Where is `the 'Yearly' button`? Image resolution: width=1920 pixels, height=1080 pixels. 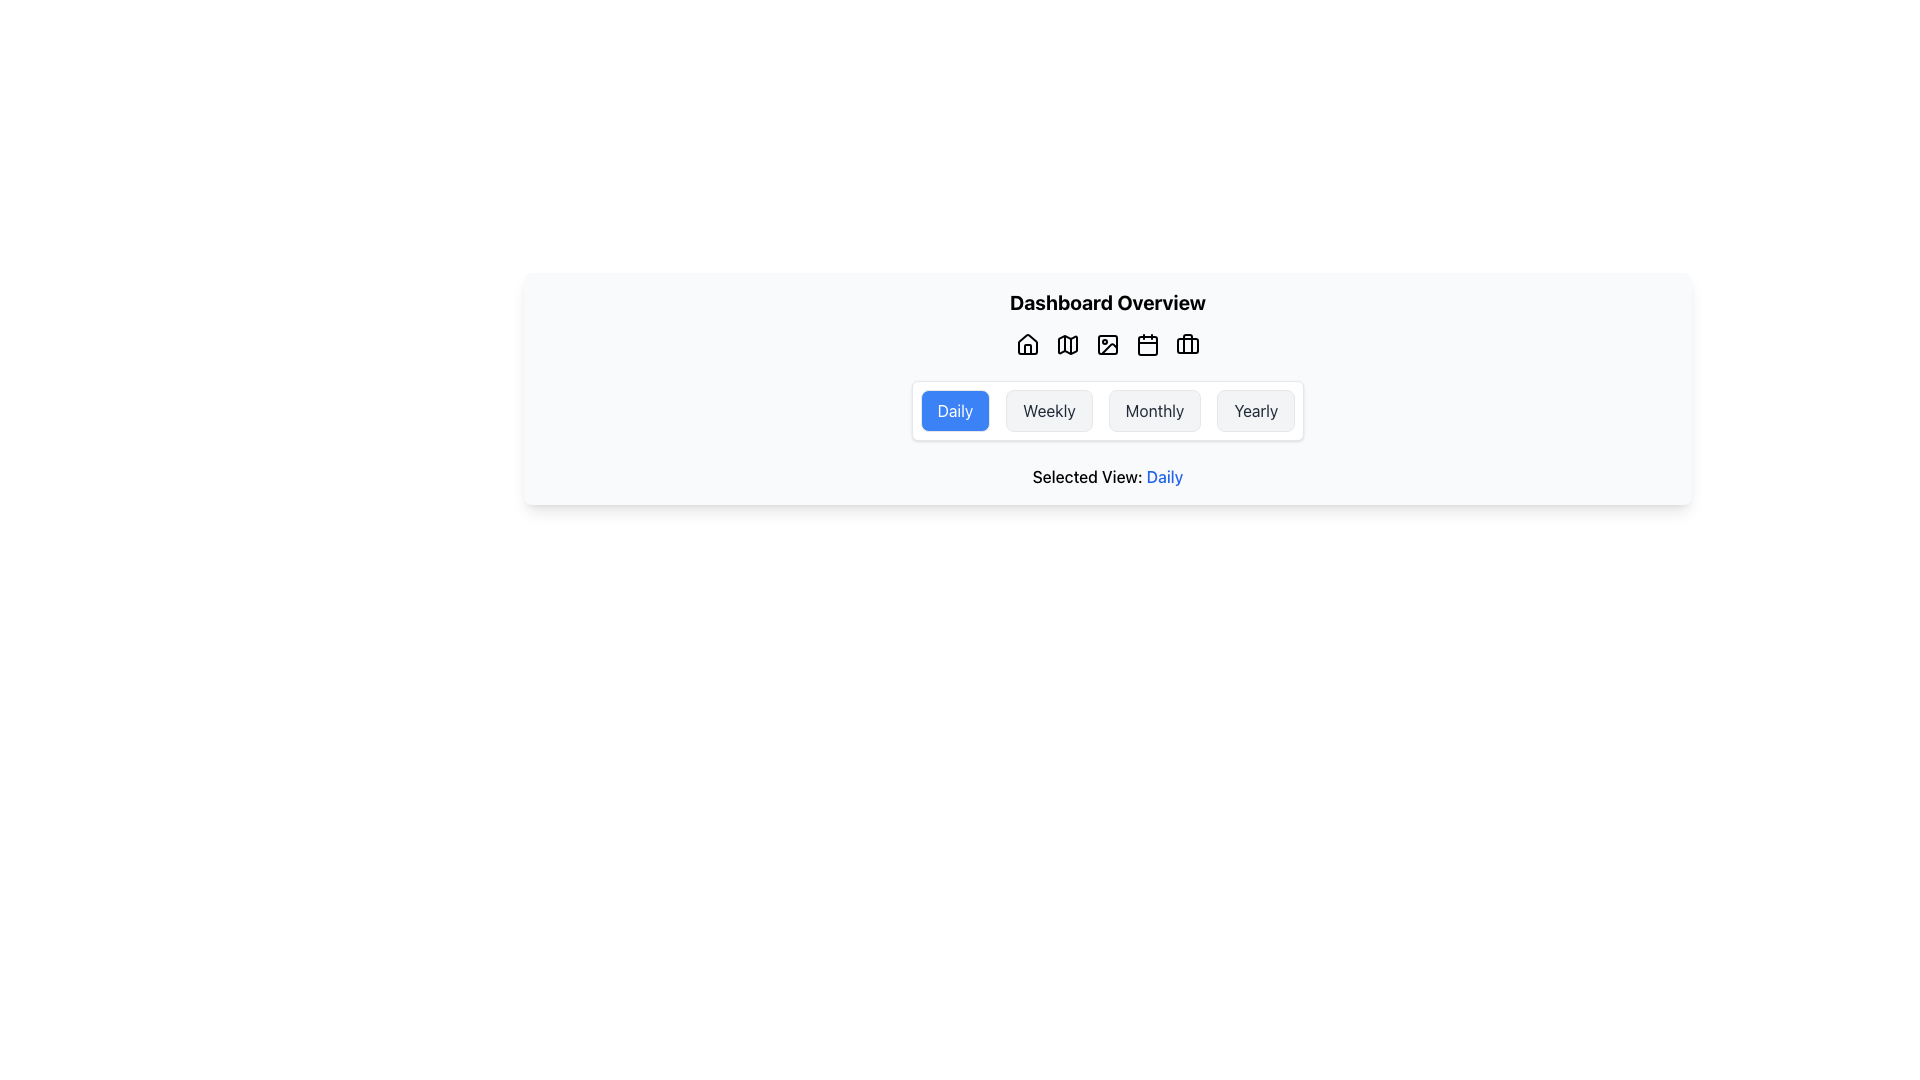 the 'Yearly' button is located at coordinates (1255, 410).